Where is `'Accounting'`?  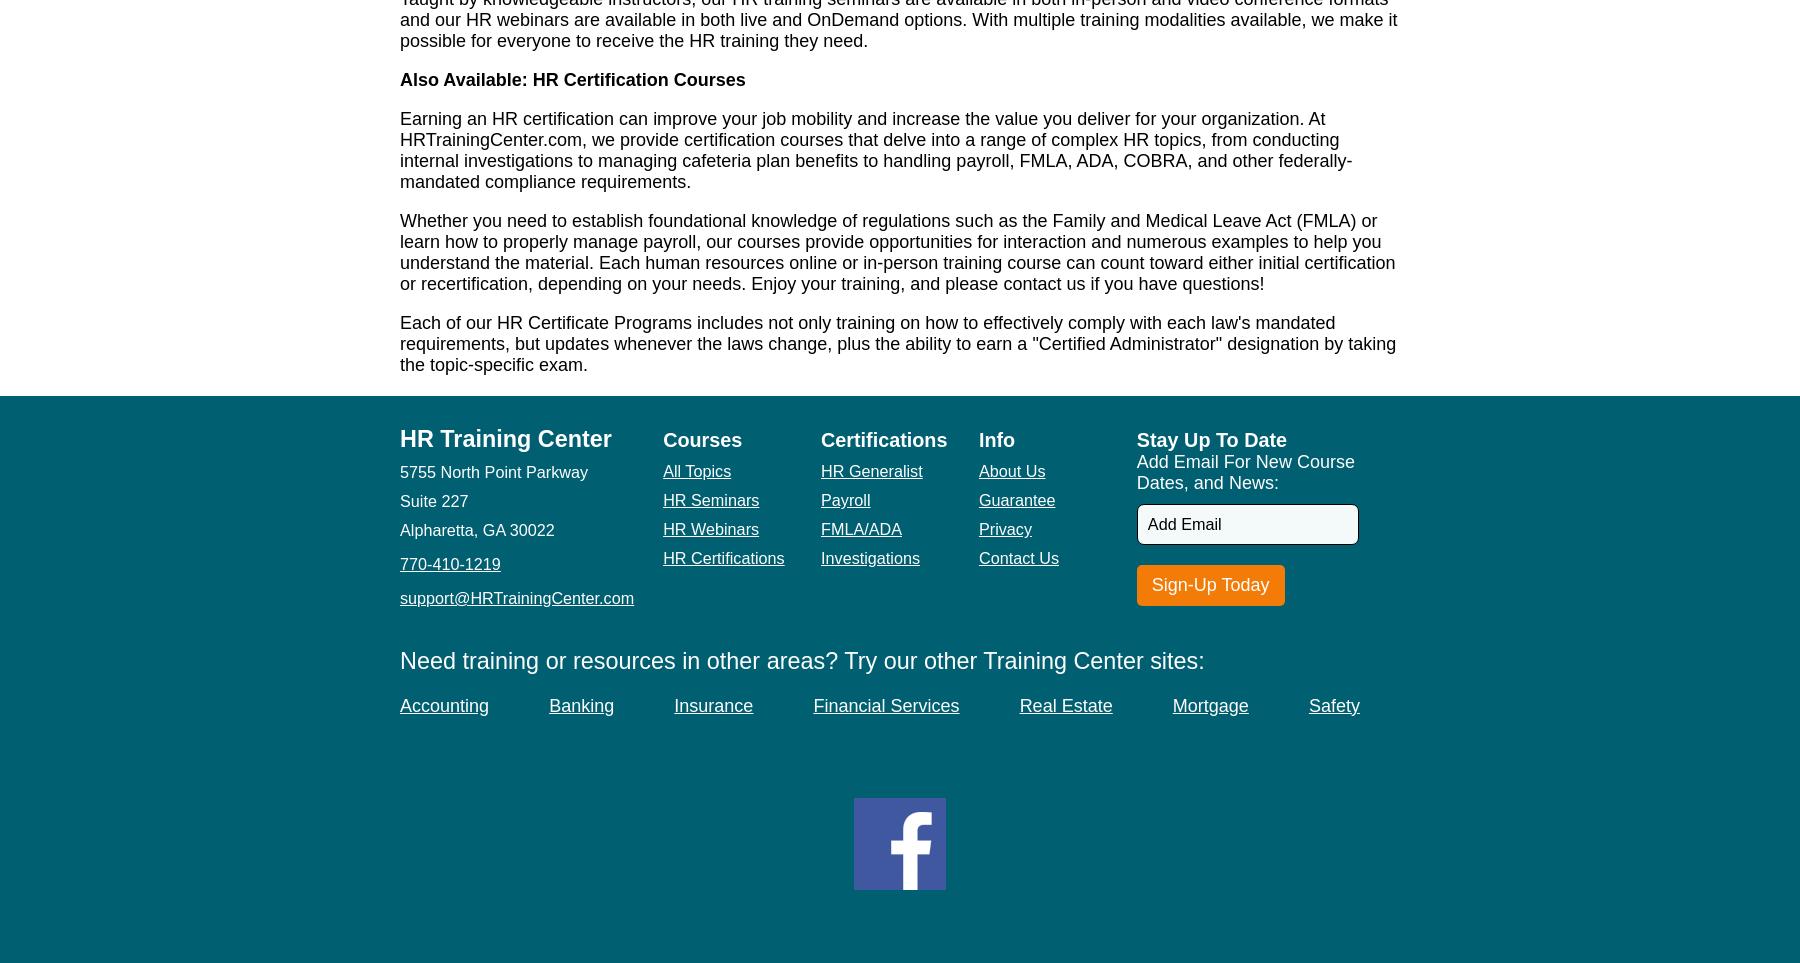 'Accounting' is located at coordinates (444, 704).